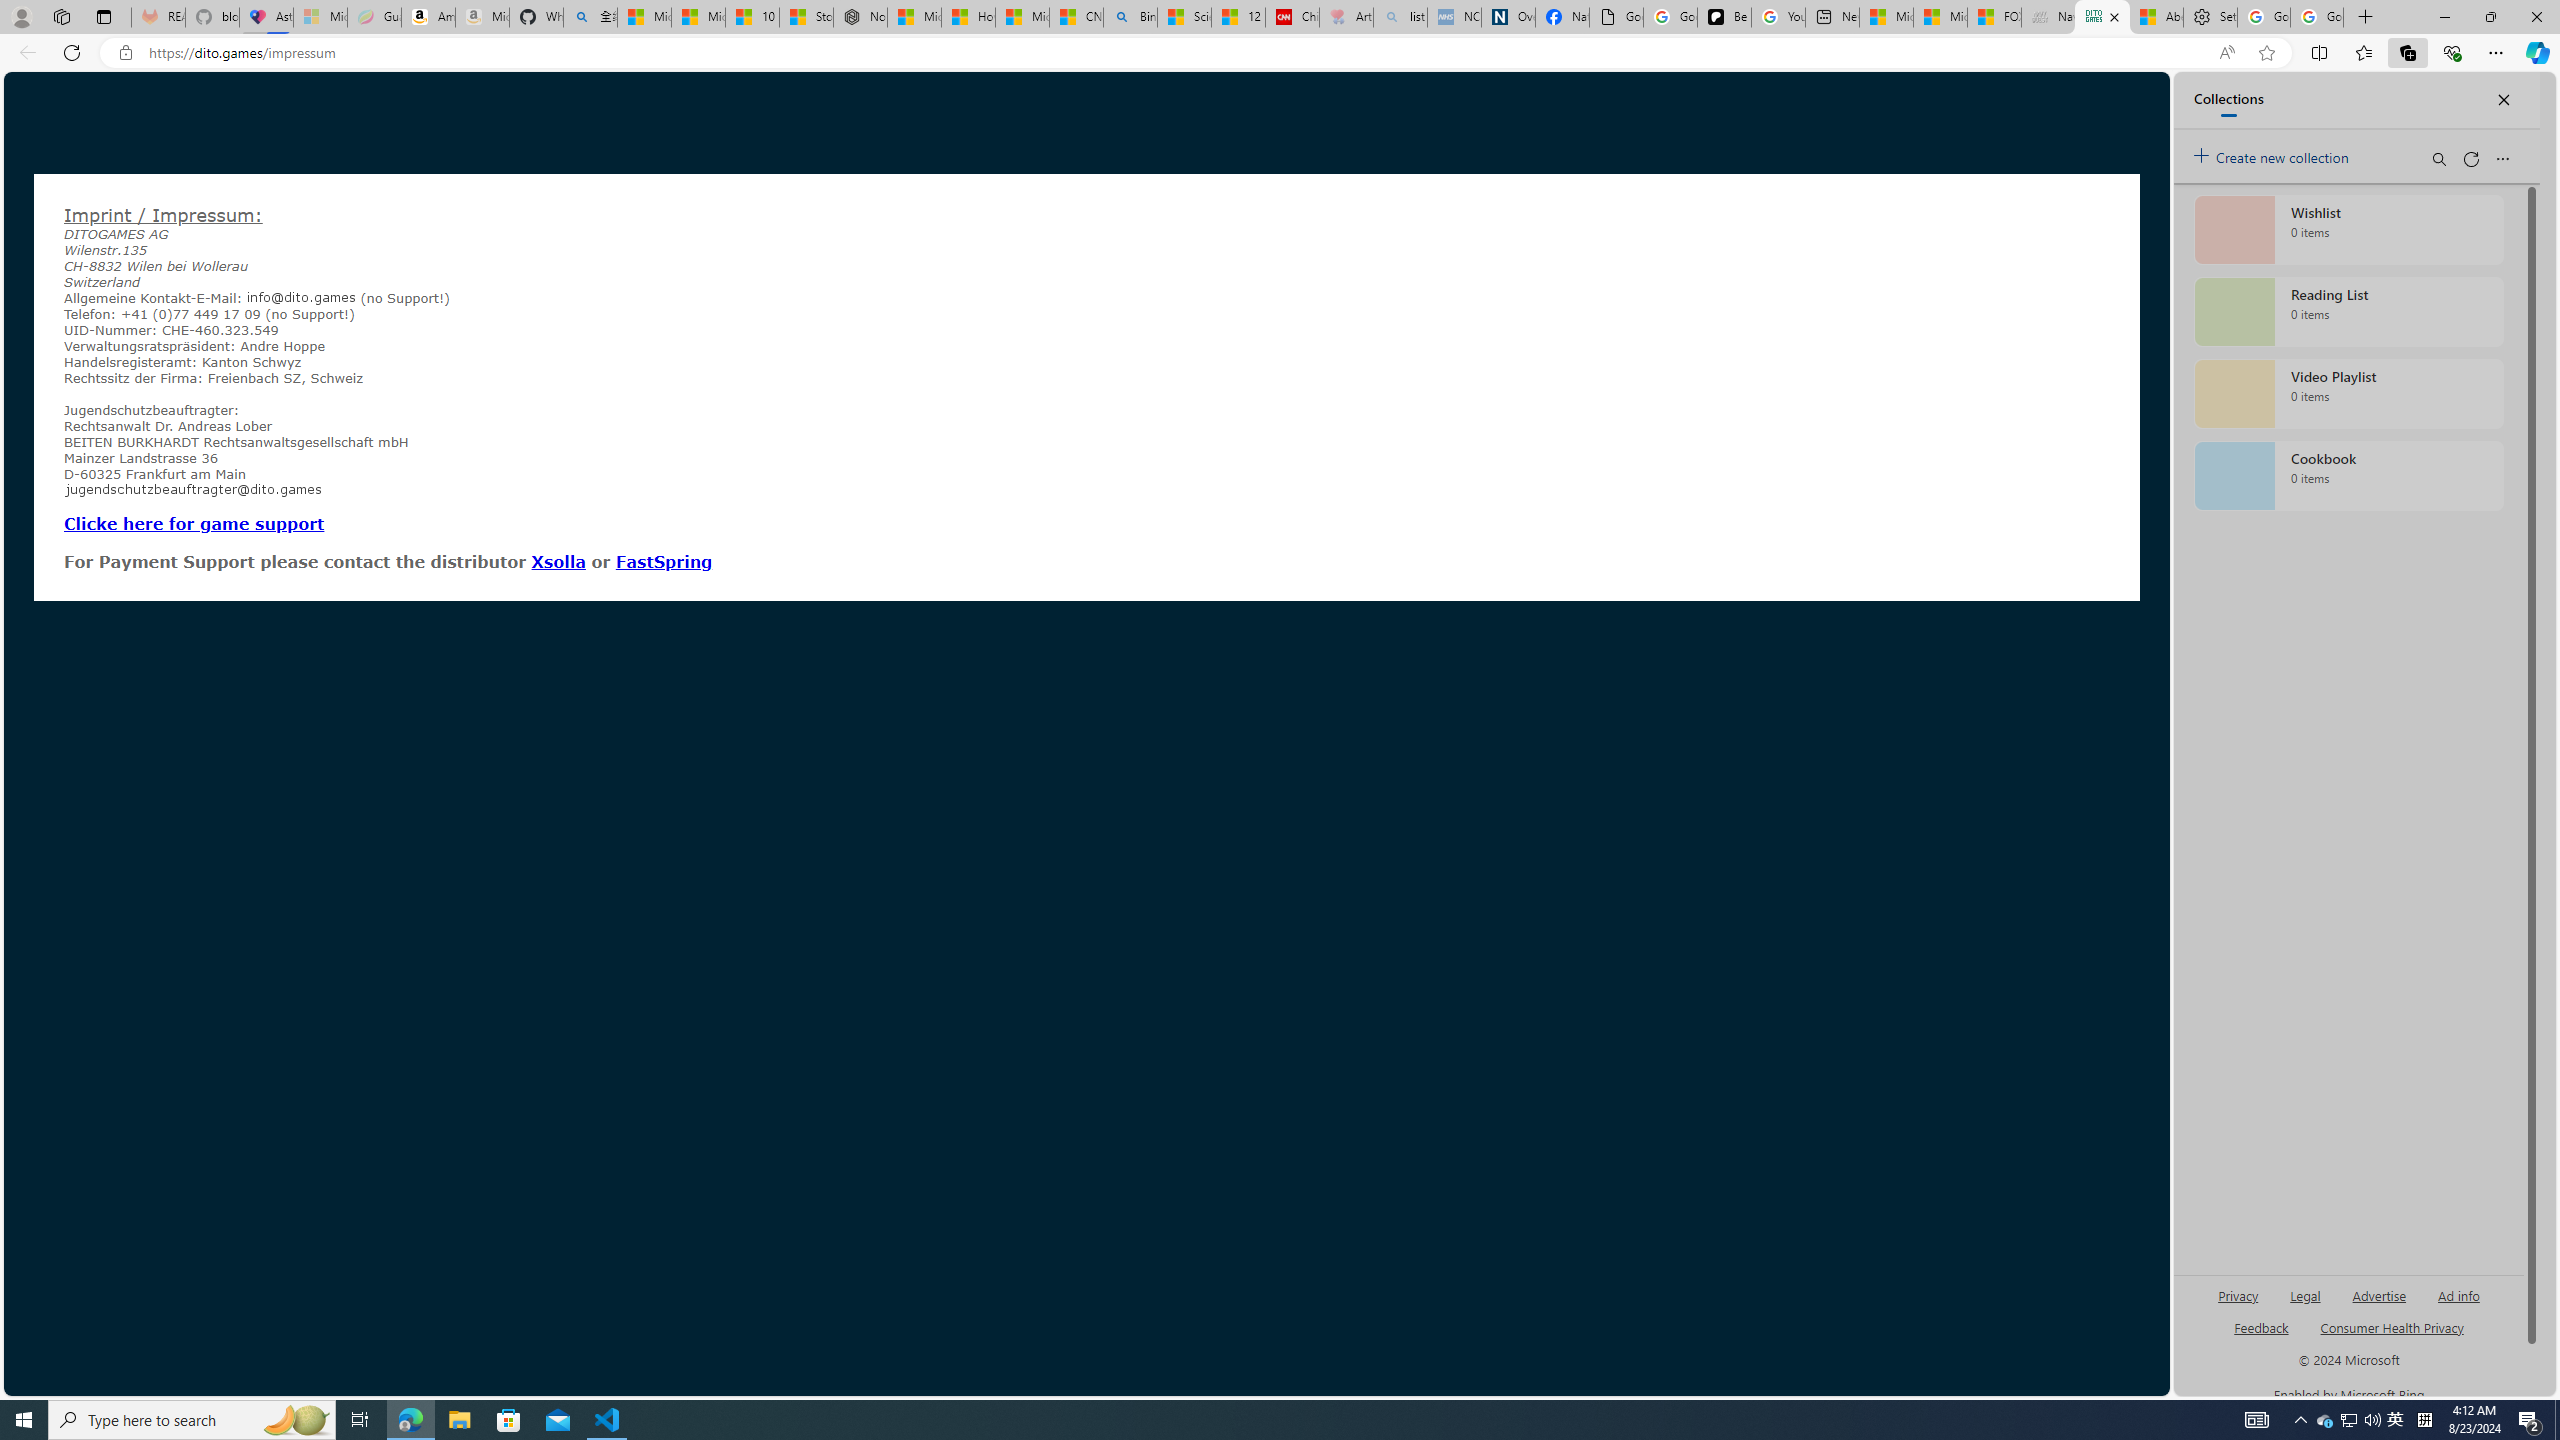 The width and height of the screenshot is (2560, 1440). Describe the element at coordinates (193, 522) in the screenshot. I see `'Clicke here for game support'` at that location.